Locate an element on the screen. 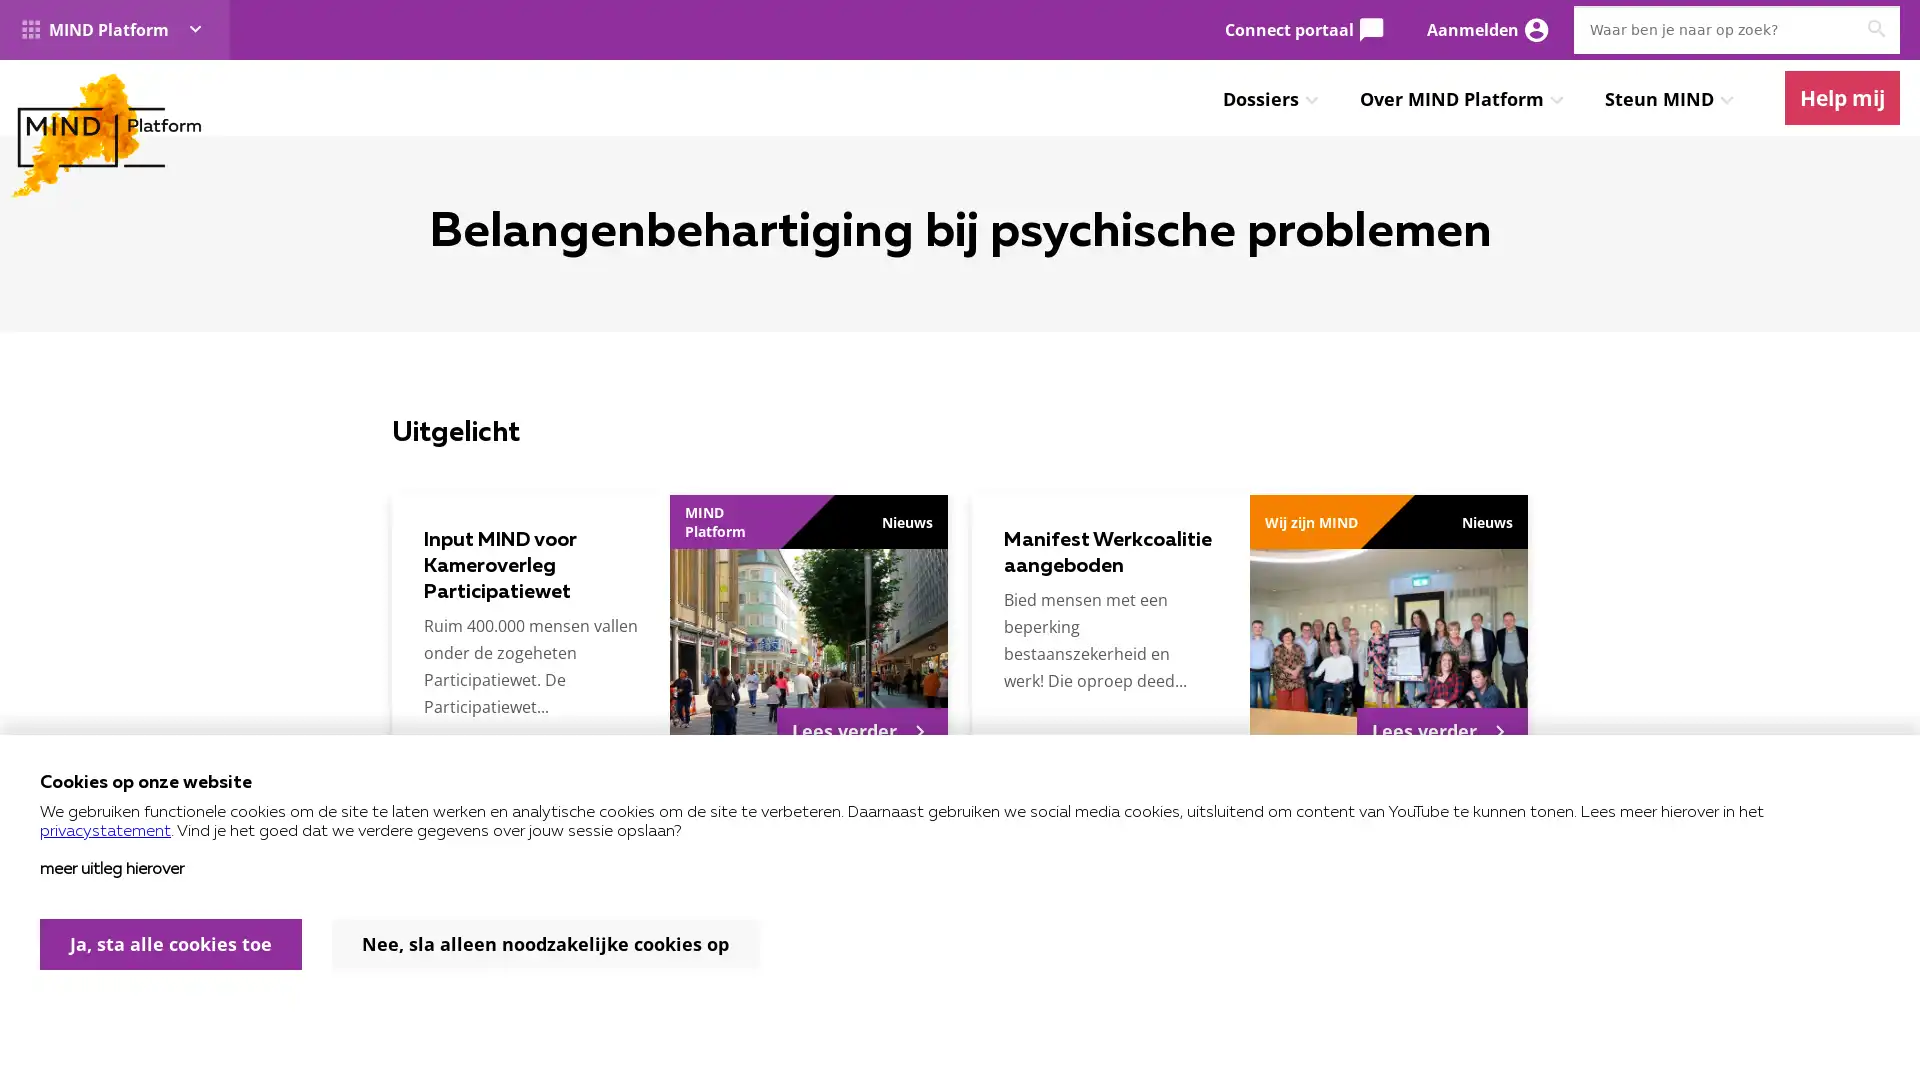 Image resolution: width=1920 pixels, height=1080 pixels. Nee, sla alleen noodzakelijke cookies op is located at coordinates (545, 944).